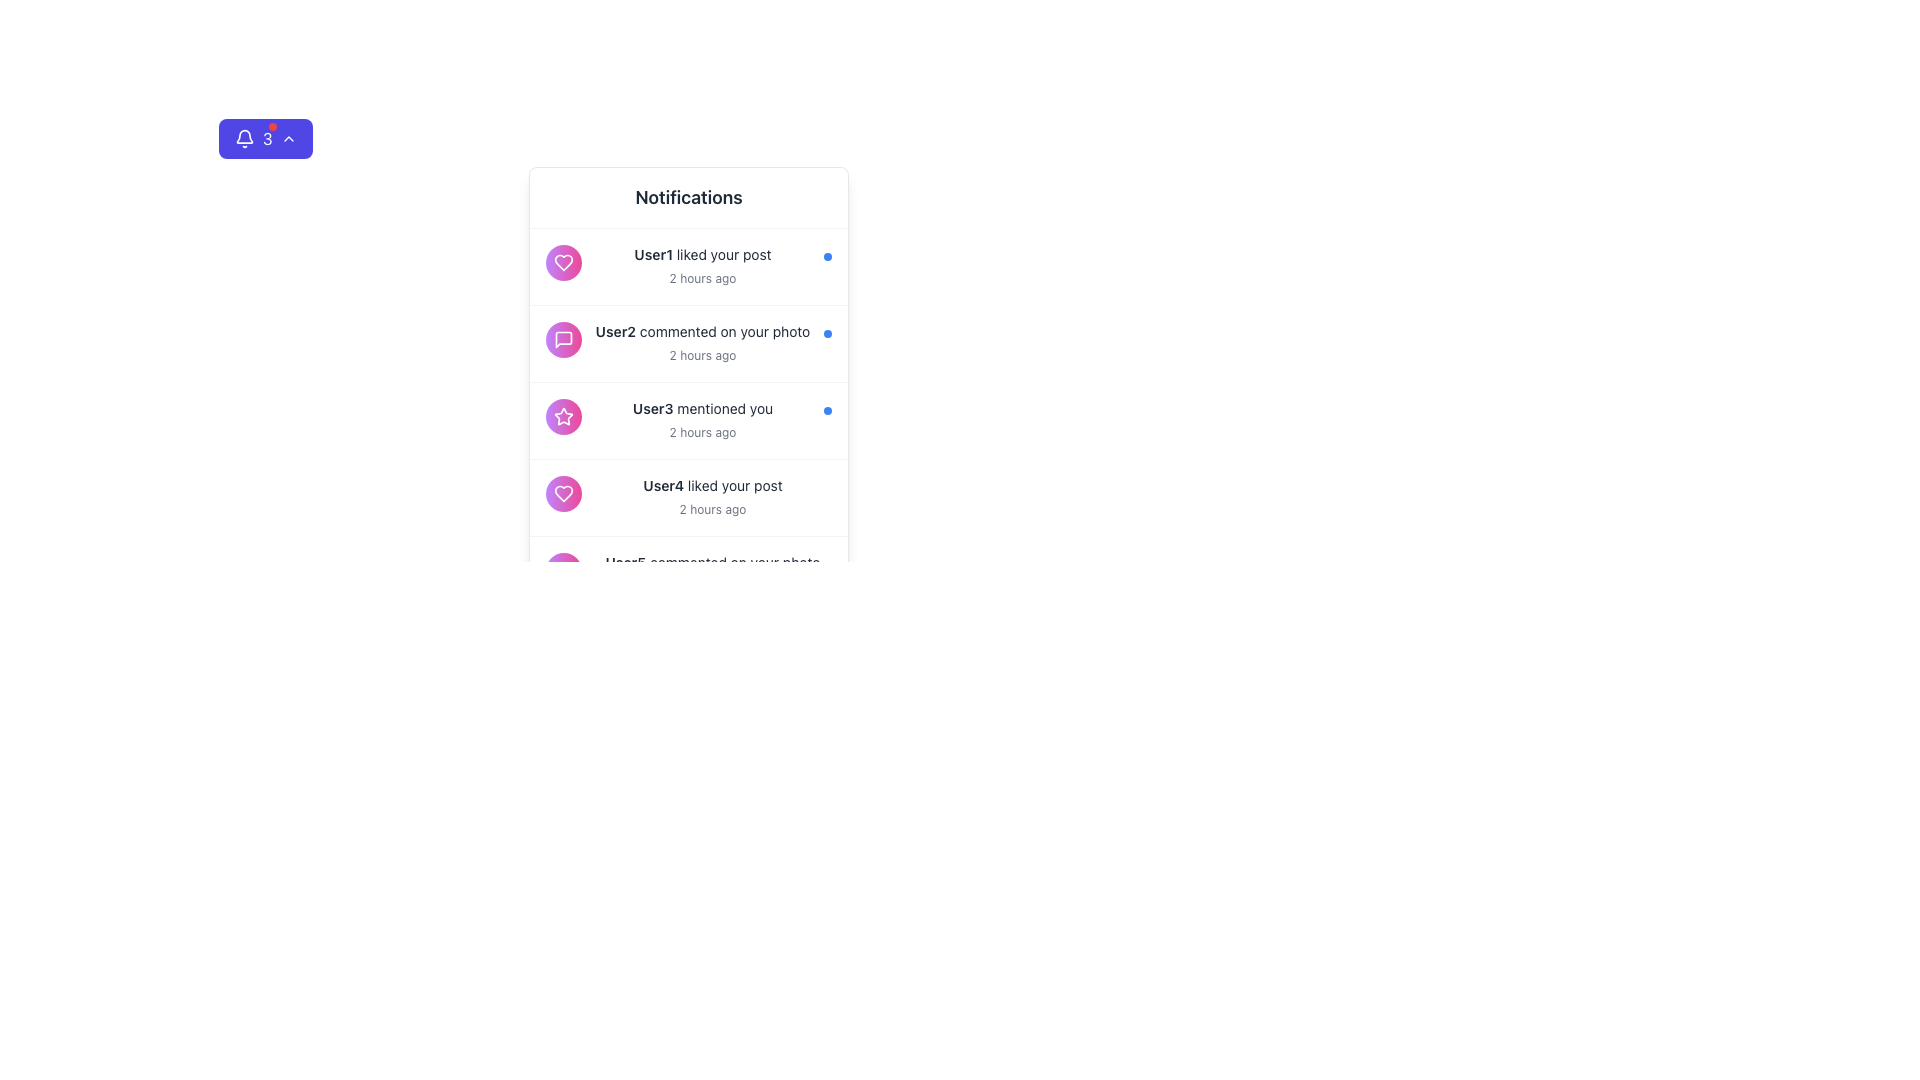 This screenshot has height=1080, width=1920. What do you see at coordinates (563, 338) in the screenshot?
I see `the unique speech bubble decorative icon located in the notification bubble at the top-left corner of the interface` at bounding box center [563, 338].